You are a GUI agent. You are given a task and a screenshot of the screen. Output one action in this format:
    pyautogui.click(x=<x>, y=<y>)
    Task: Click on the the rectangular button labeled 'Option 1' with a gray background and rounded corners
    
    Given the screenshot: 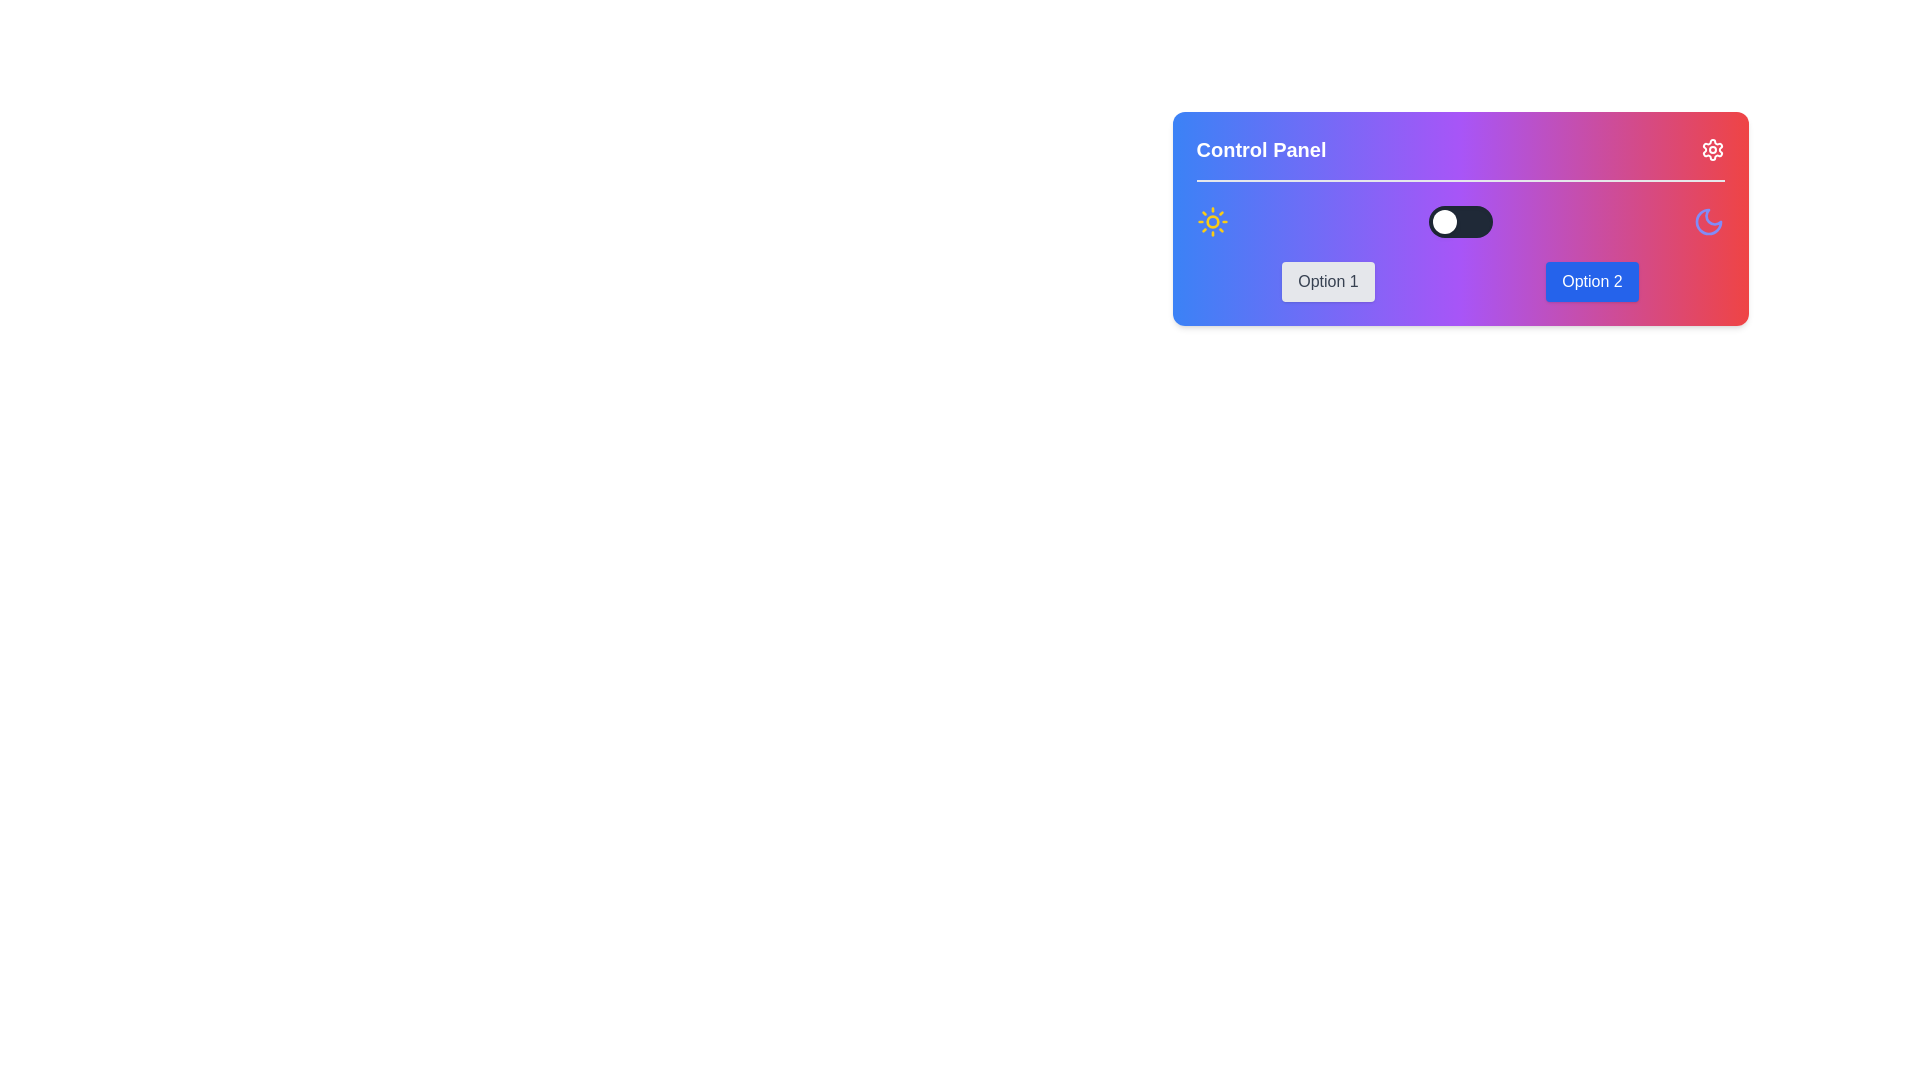 What is the action you would take?
    pyautogui.click(x=1328, y=281)
    